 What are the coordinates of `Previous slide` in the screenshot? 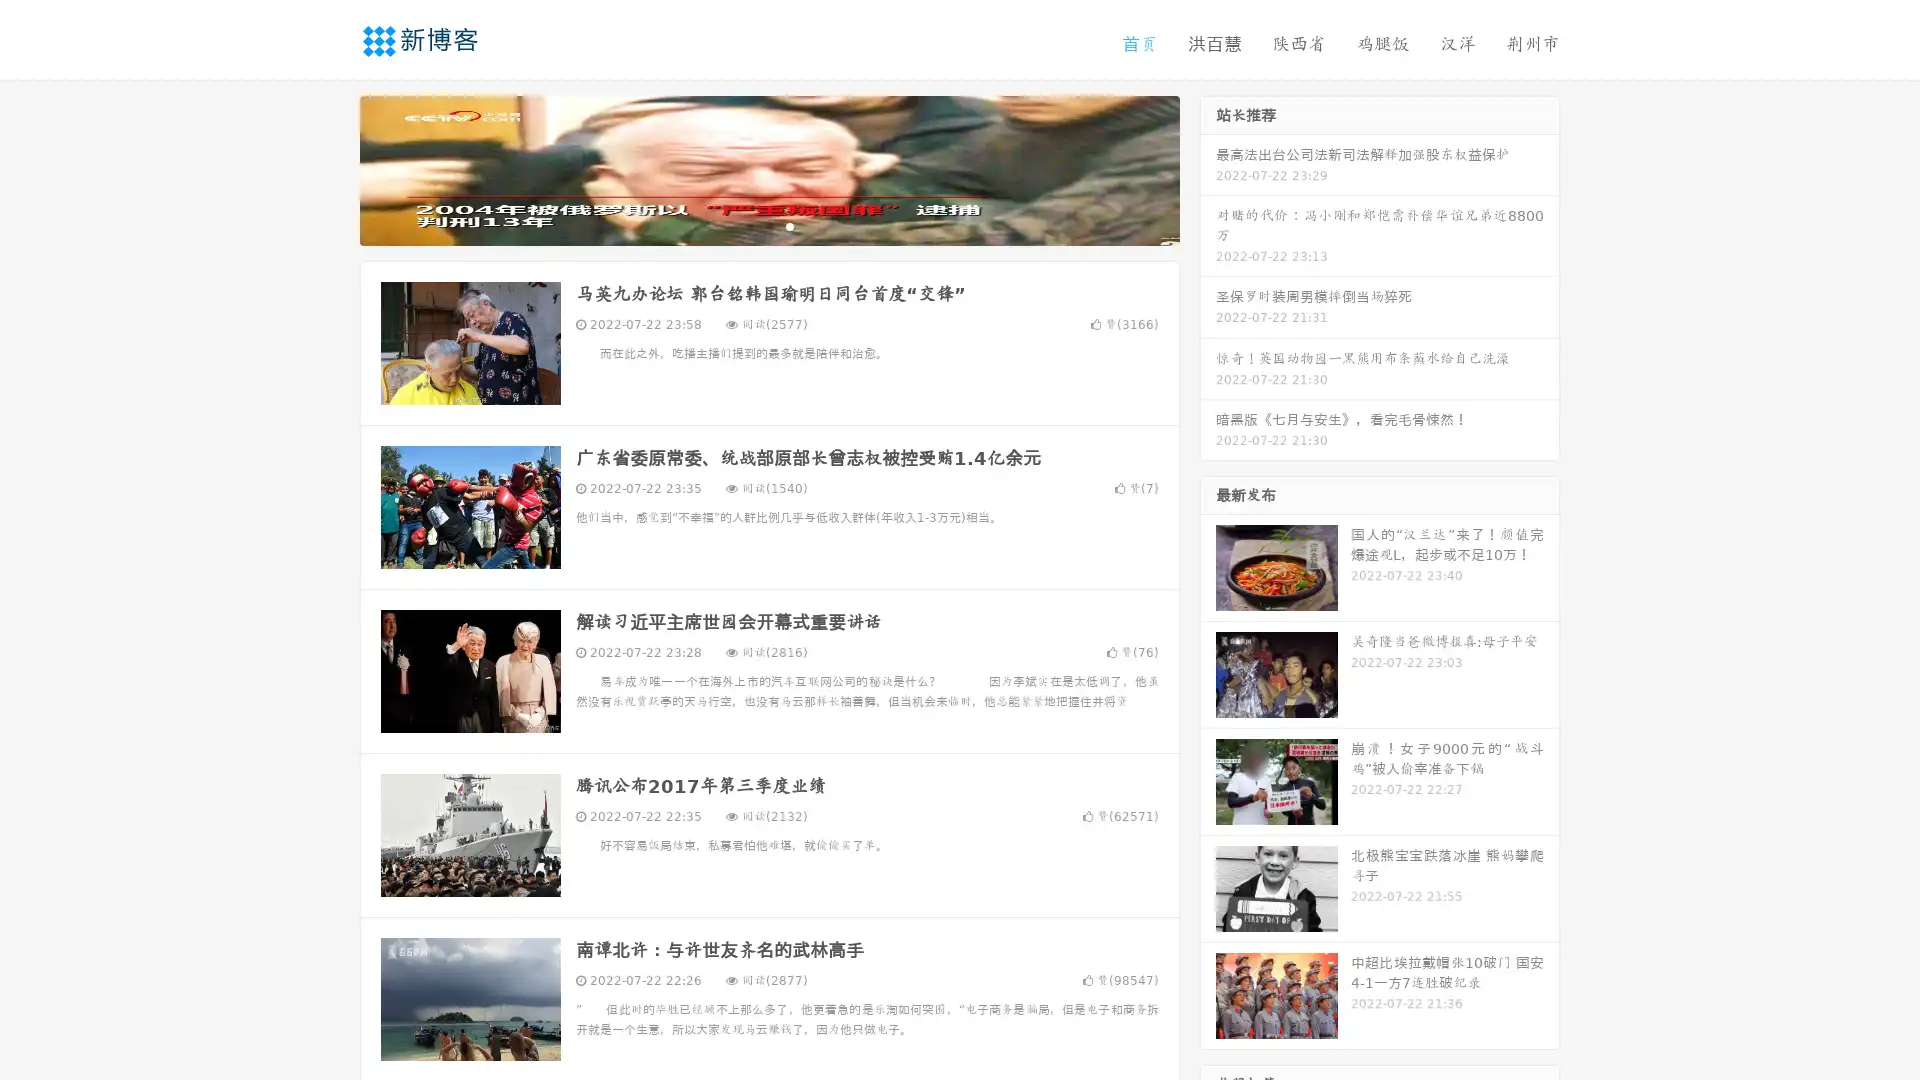 It's located at (330, 168).